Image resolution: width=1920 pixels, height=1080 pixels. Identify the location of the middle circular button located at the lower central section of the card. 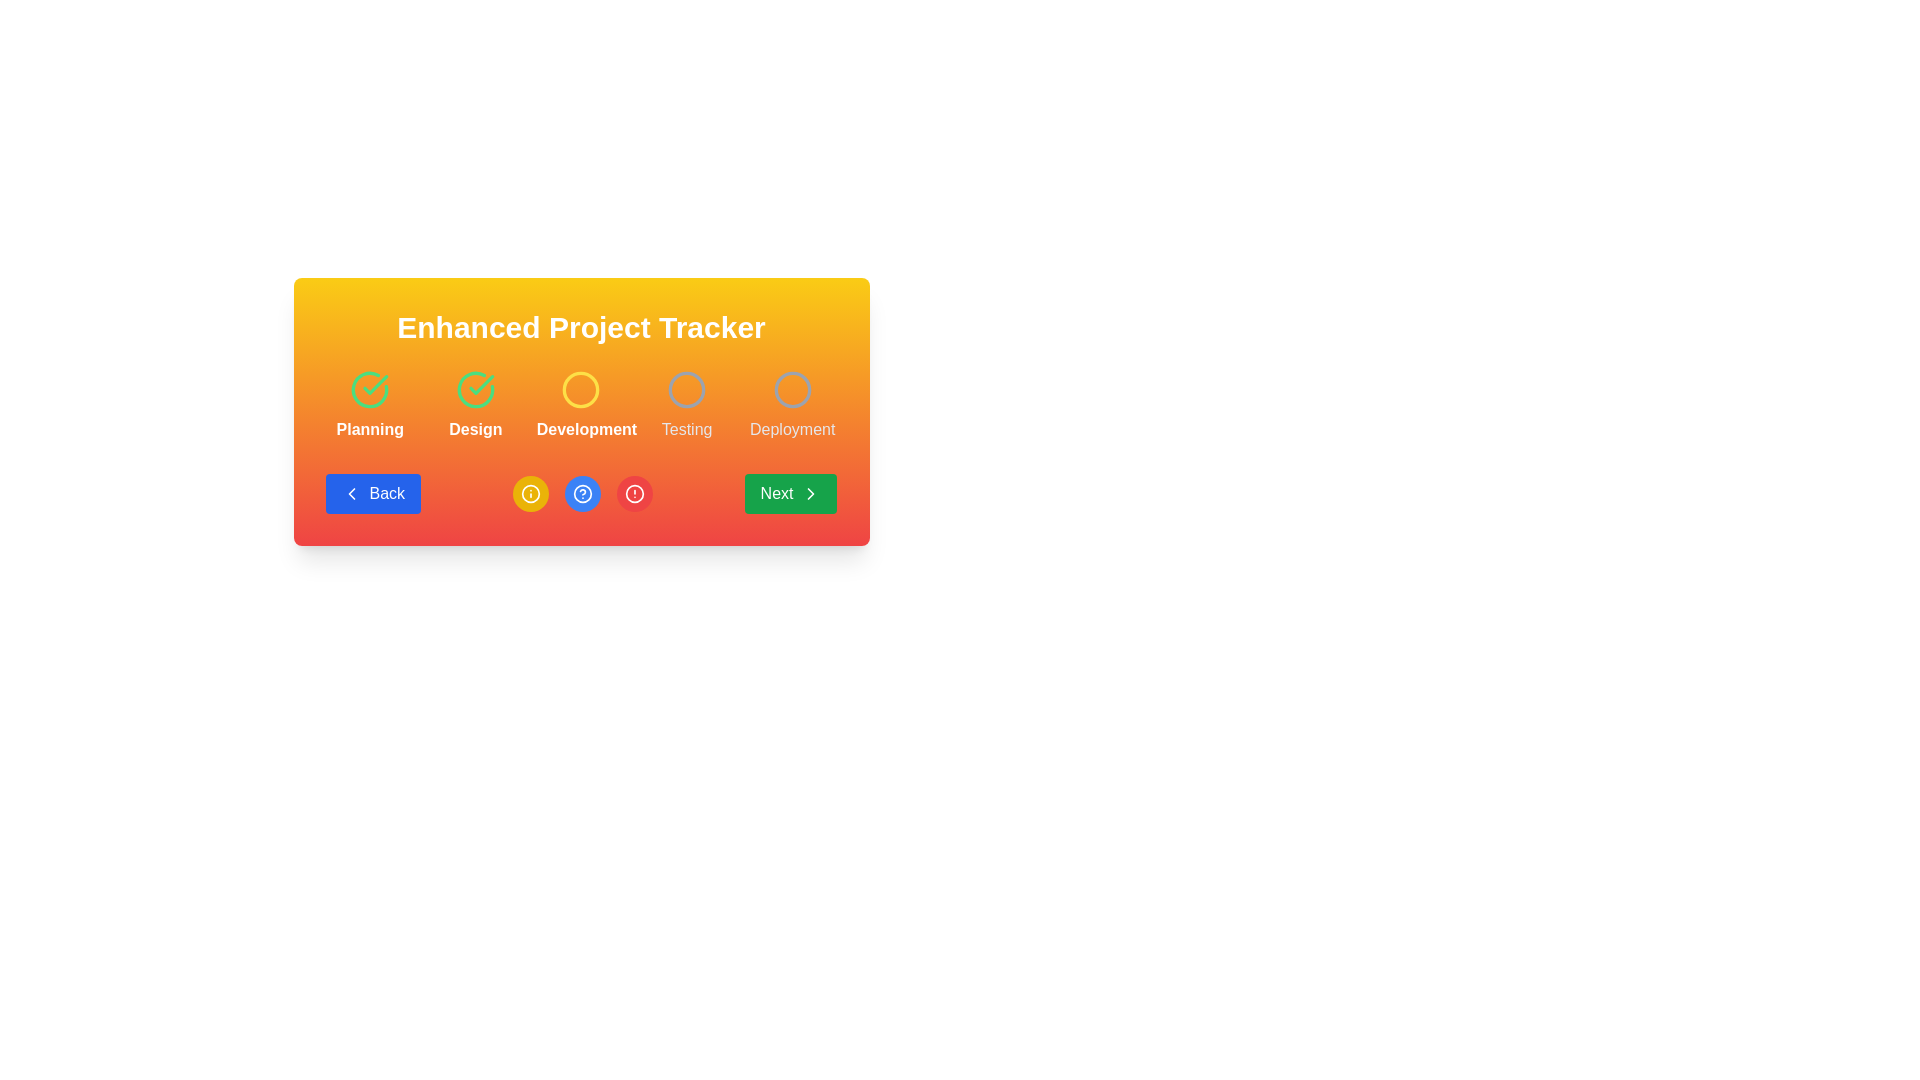
(580, 493).